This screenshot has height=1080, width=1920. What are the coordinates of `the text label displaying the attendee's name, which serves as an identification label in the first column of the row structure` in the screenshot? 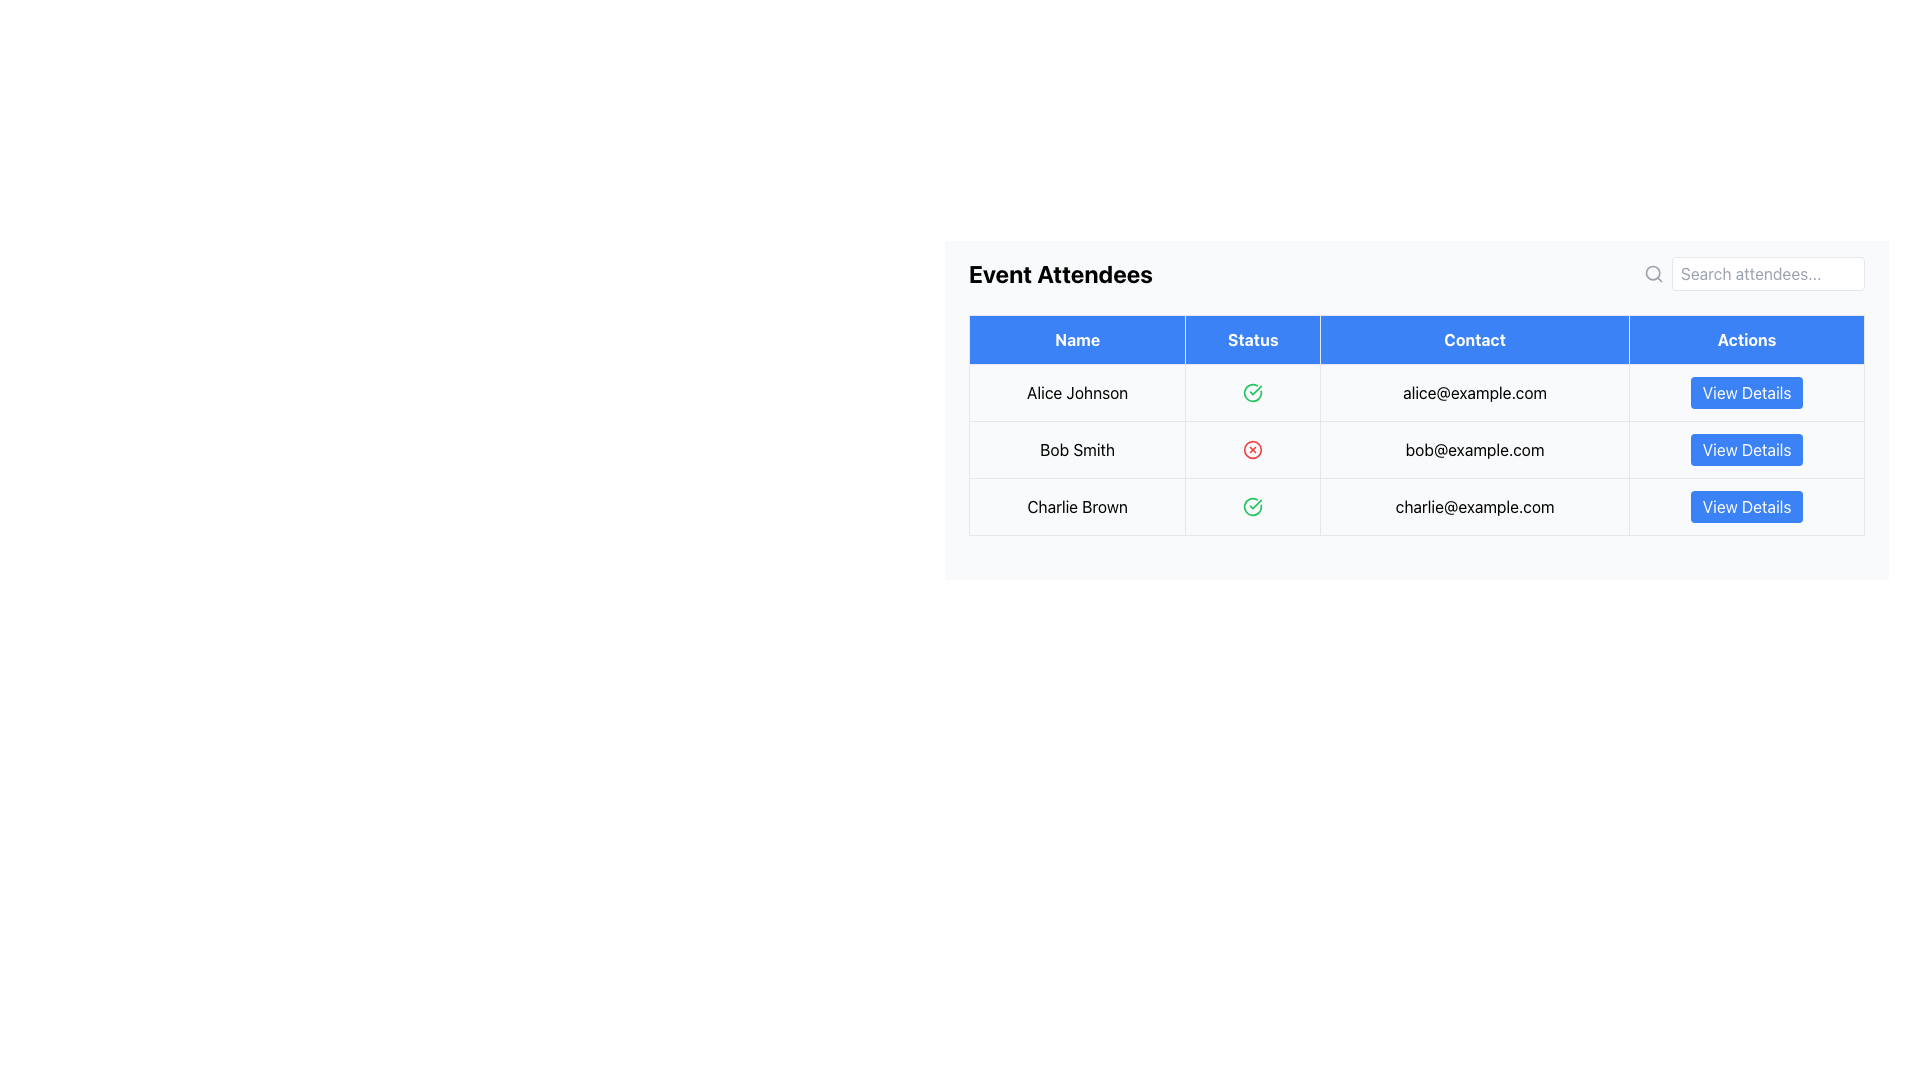 It's located at (1076, 393).